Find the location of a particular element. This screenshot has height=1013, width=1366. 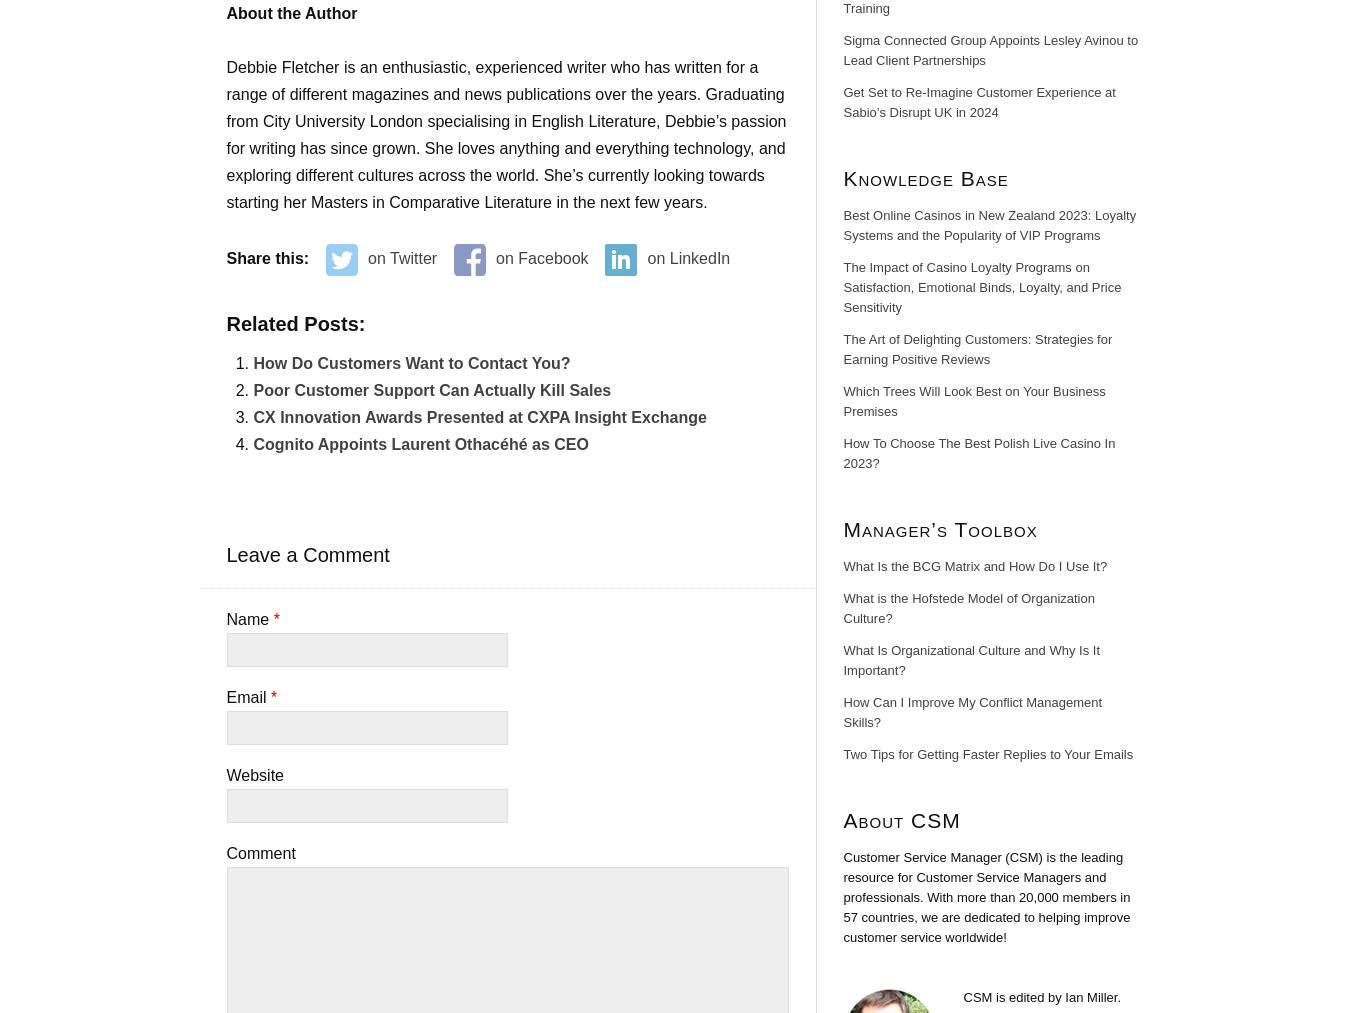

'What is the Hofstede Model of Organization Culture?' is located at coordinates (968, 607).